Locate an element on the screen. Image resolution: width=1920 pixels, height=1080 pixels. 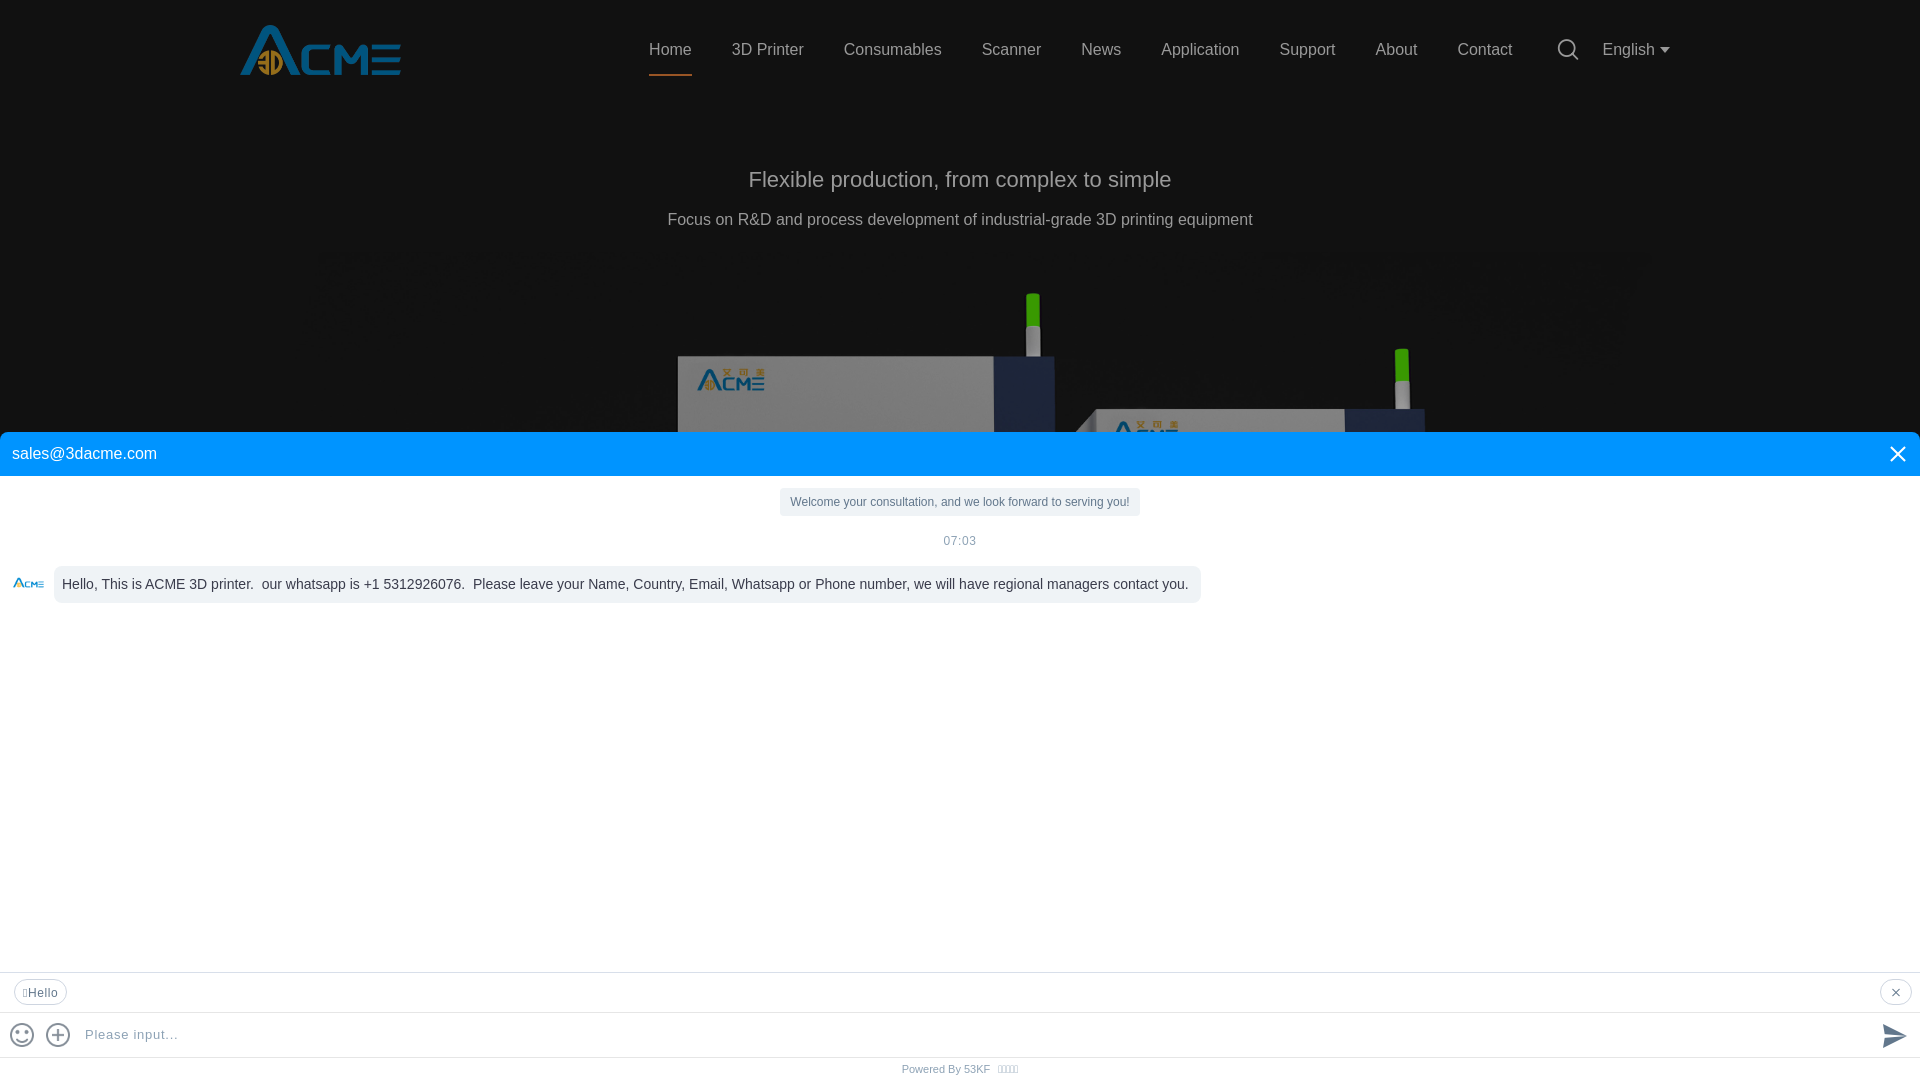
'3D Printer' is located at coordinates (767, 49).